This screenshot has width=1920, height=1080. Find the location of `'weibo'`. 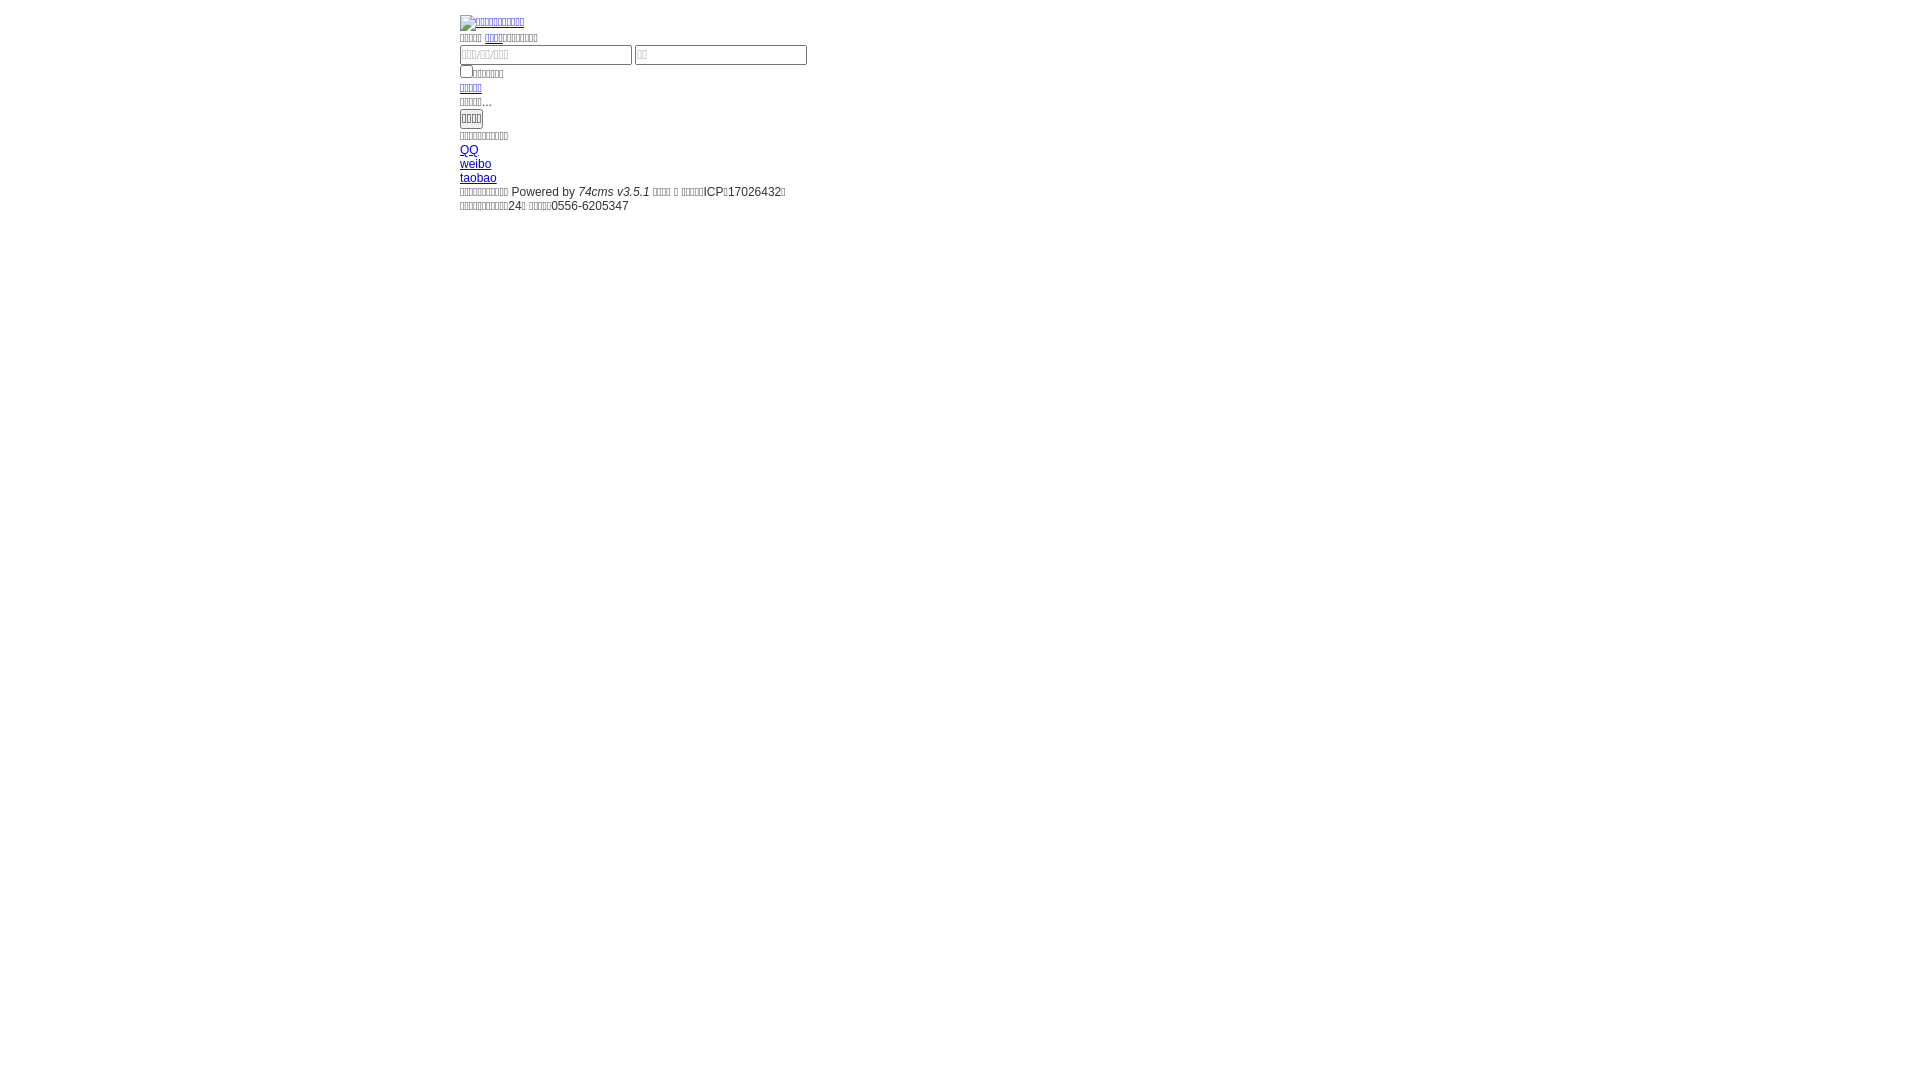

'weibo' is located at coordinates (474, 163).